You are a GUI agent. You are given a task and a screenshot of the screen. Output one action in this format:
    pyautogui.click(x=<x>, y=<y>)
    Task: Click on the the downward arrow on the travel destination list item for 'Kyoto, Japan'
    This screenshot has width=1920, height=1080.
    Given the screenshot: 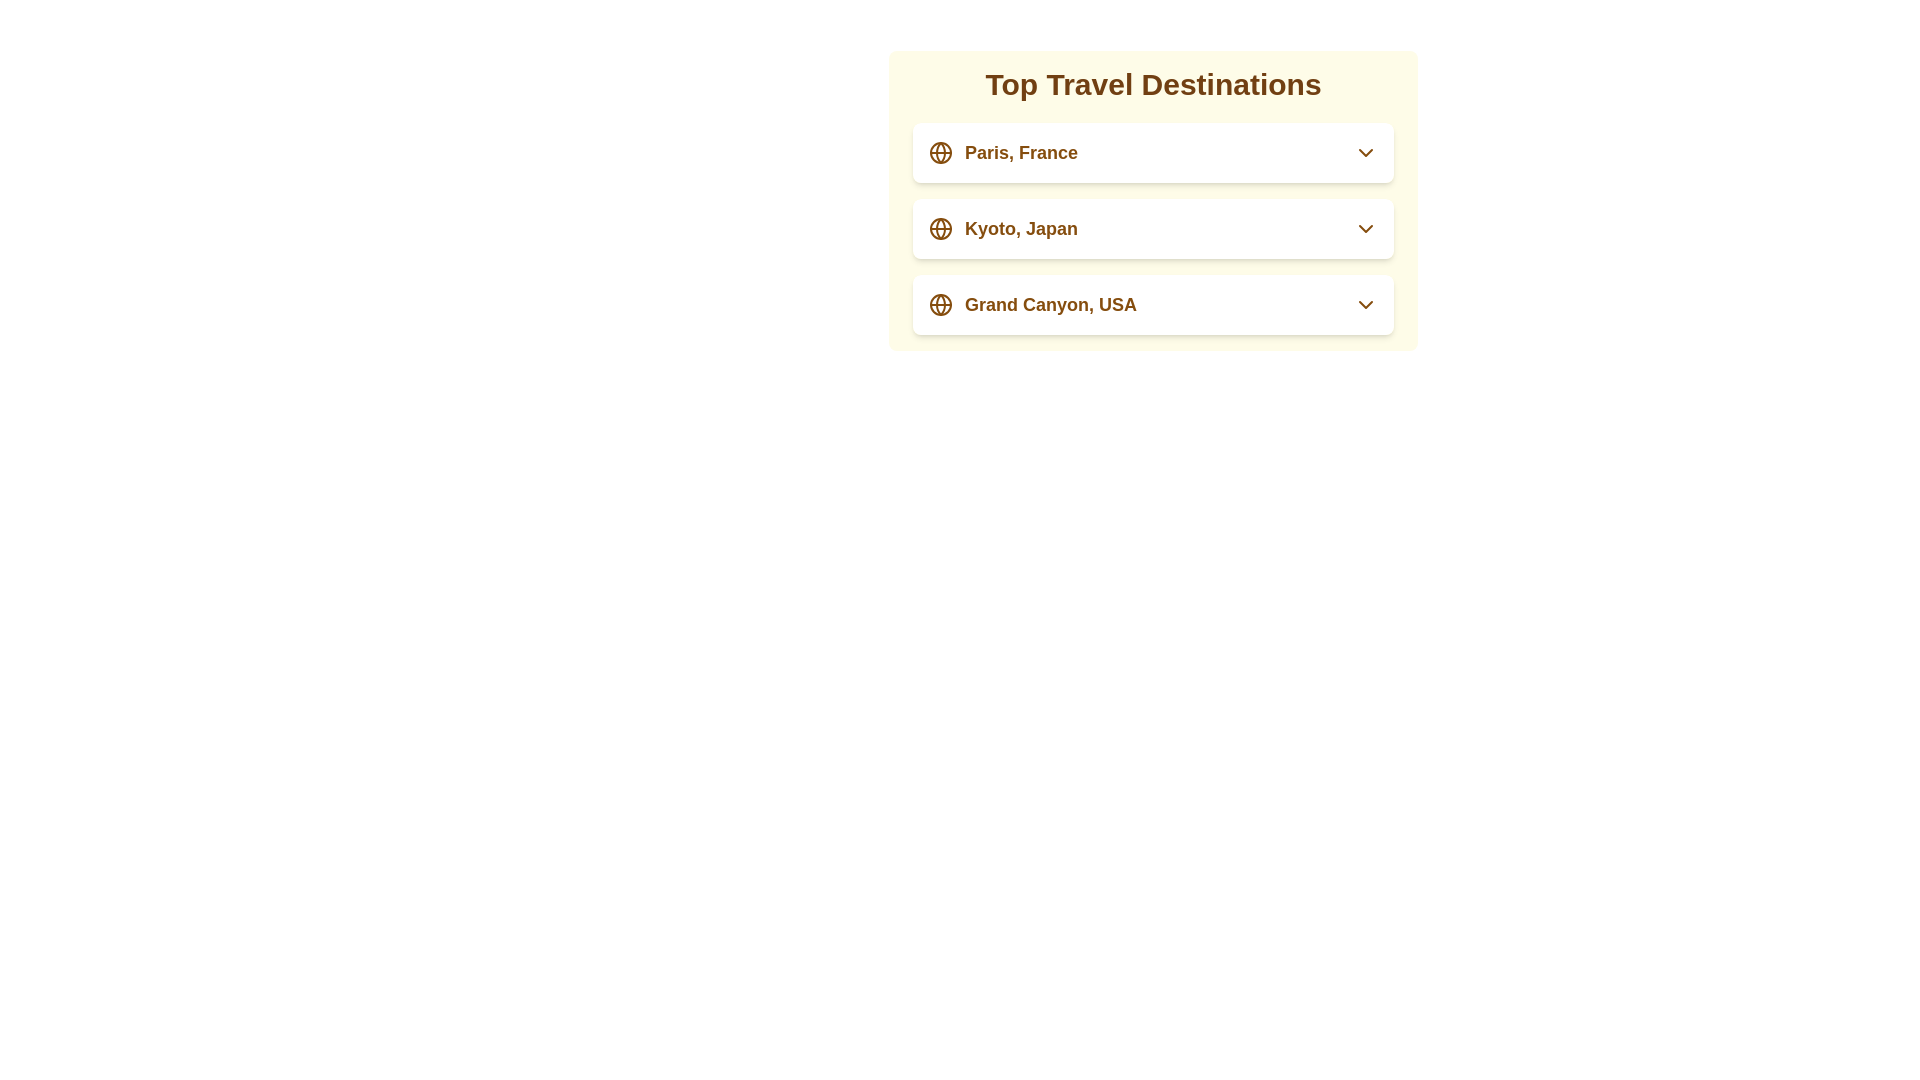 What is the action you would take?
    pyautogui.click(x=1153, y=227)
    